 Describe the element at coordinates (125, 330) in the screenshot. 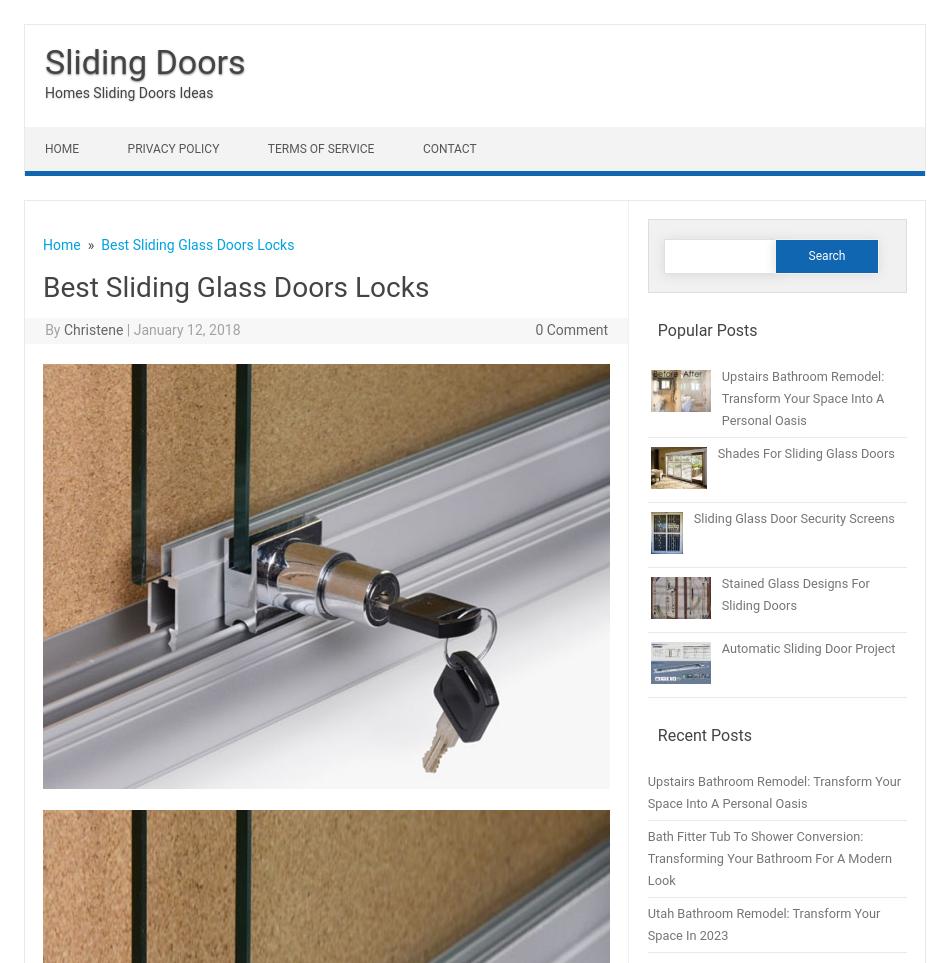

I see `'|'` at that location.